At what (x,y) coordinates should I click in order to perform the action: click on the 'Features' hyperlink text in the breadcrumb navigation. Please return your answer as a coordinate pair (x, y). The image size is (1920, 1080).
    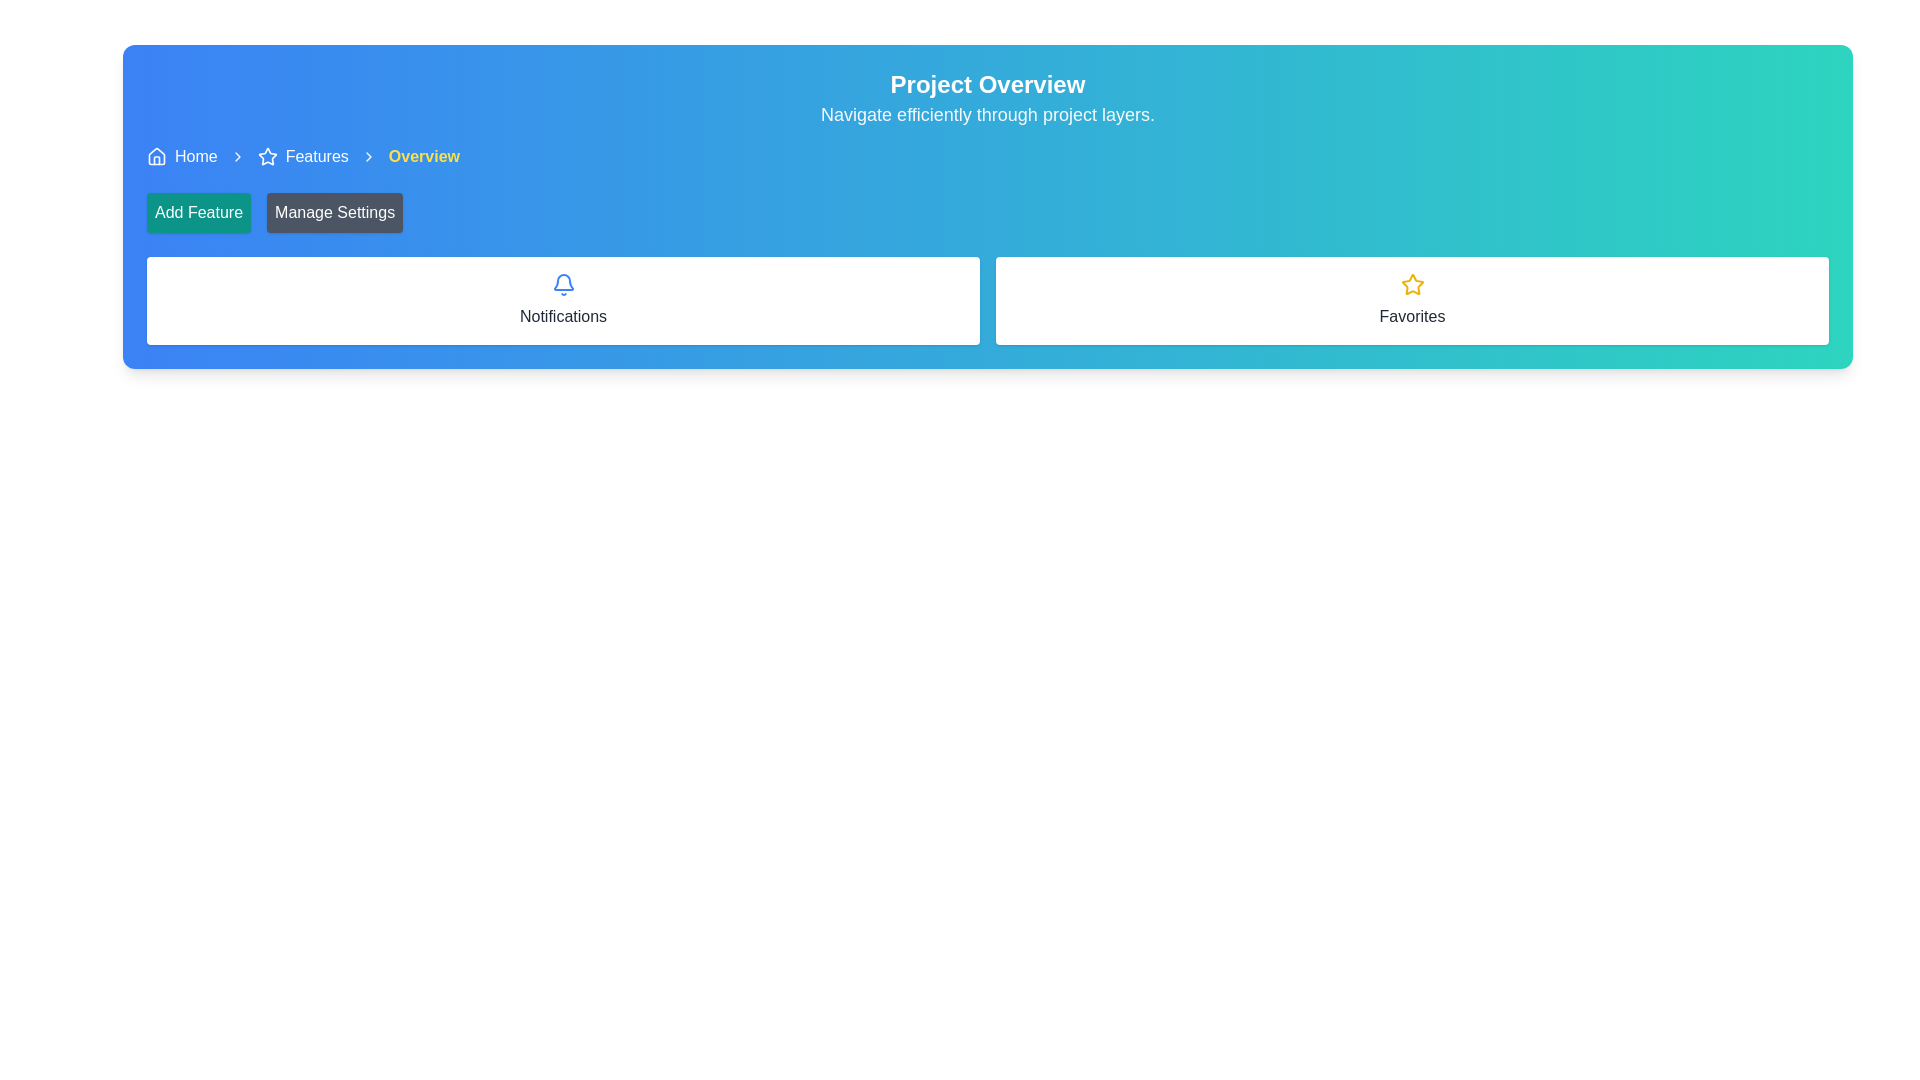
    Looking at the image, I should click on (315, 156).